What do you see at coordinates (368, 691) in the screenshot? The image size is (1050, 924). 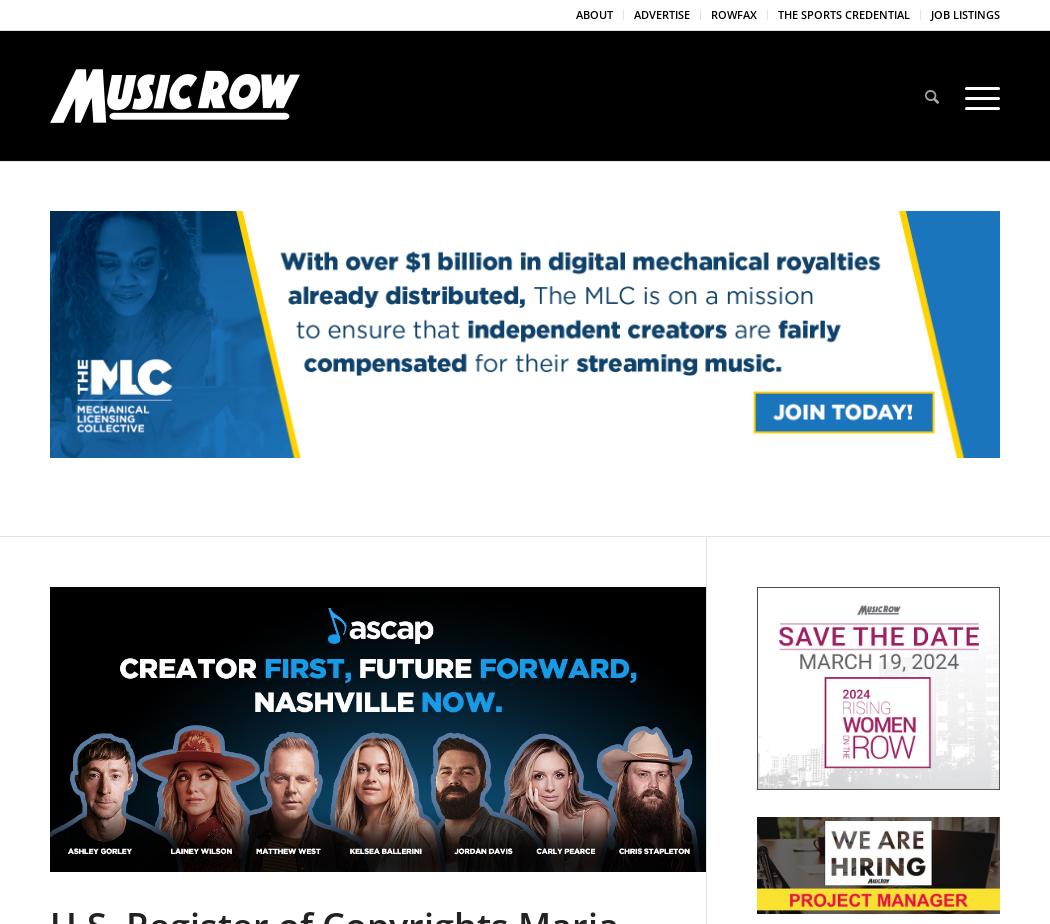 I see `'U.S. Register of Copyrights Maria Pallante Plans Nashville Visit'` at bounding box center [368, 691].